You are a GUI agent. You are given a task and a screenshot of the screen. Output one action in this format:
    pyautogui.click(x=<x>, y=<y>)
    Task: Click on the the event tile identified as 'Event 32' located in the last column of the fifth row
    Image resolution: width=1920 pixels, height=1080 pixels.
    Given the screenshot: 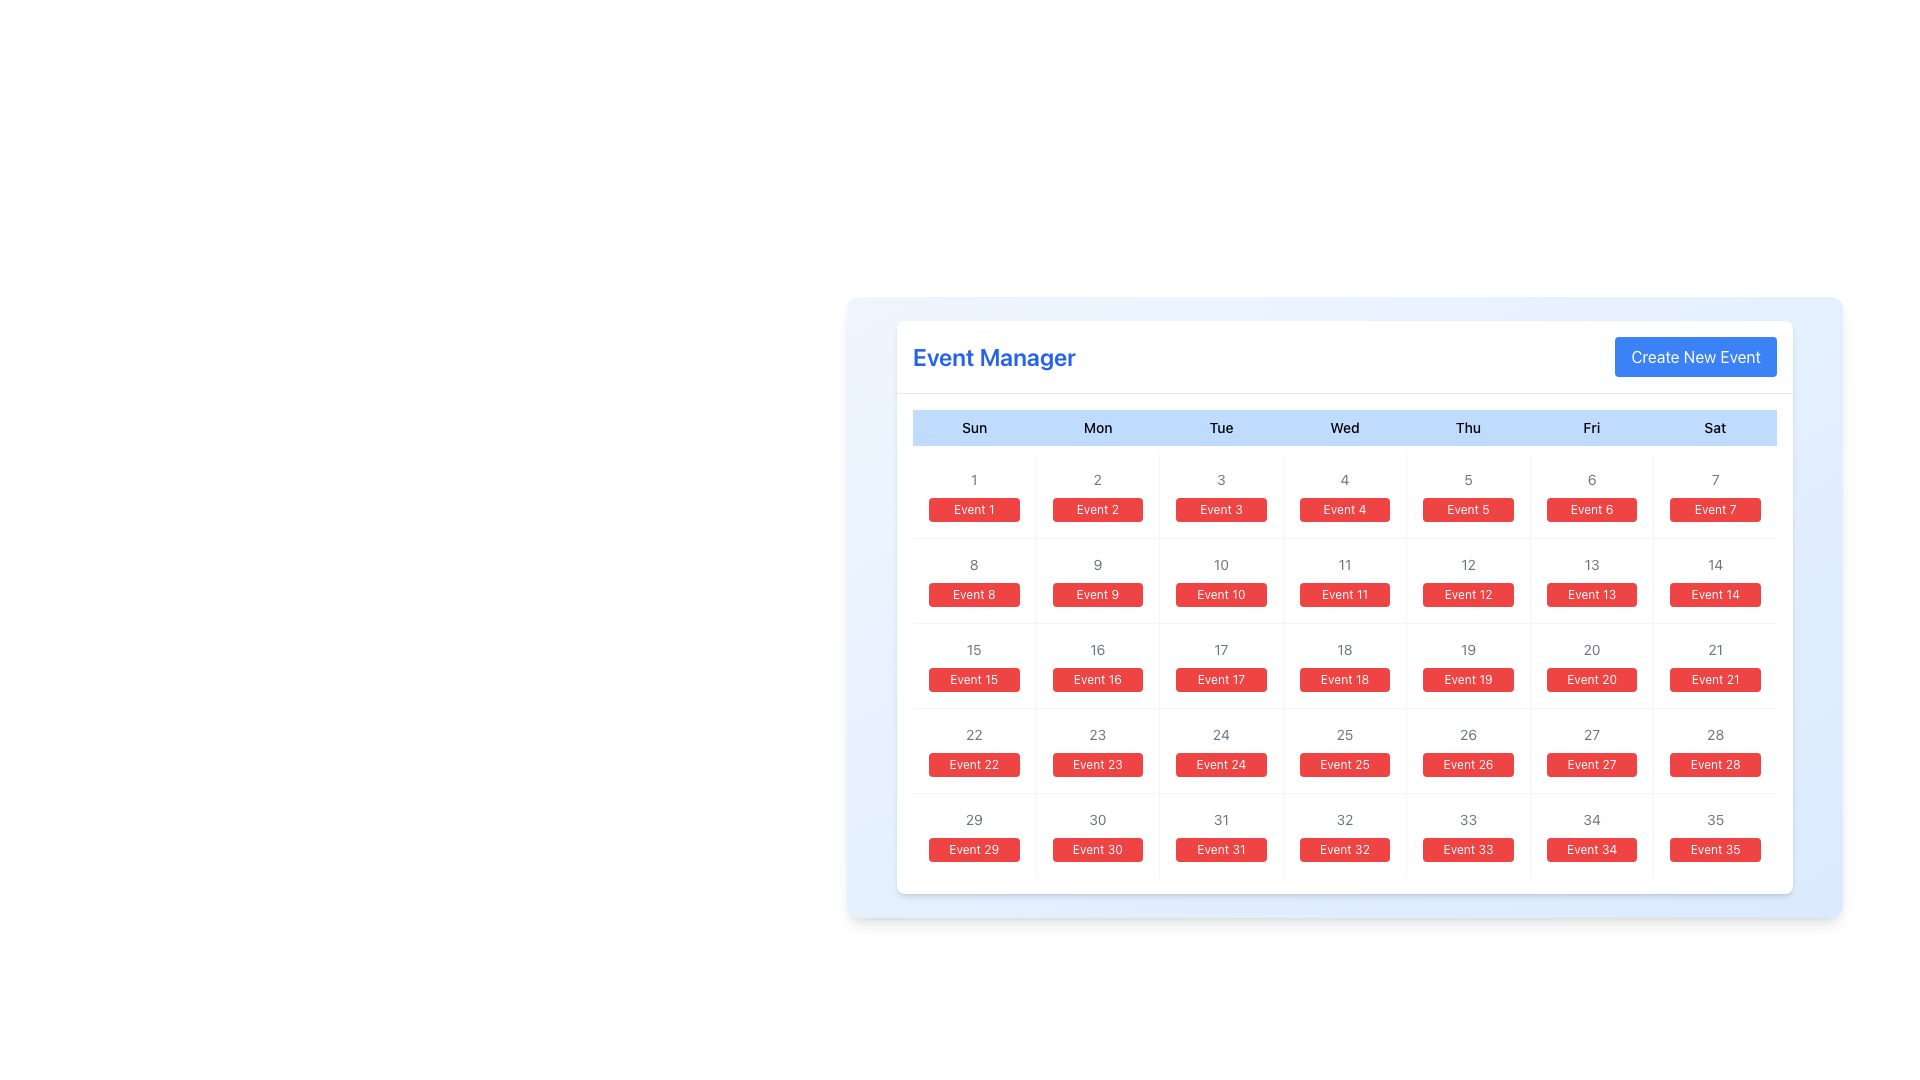 What is the action you would take?
    pyautogui.click(x=1344, y=836)
    